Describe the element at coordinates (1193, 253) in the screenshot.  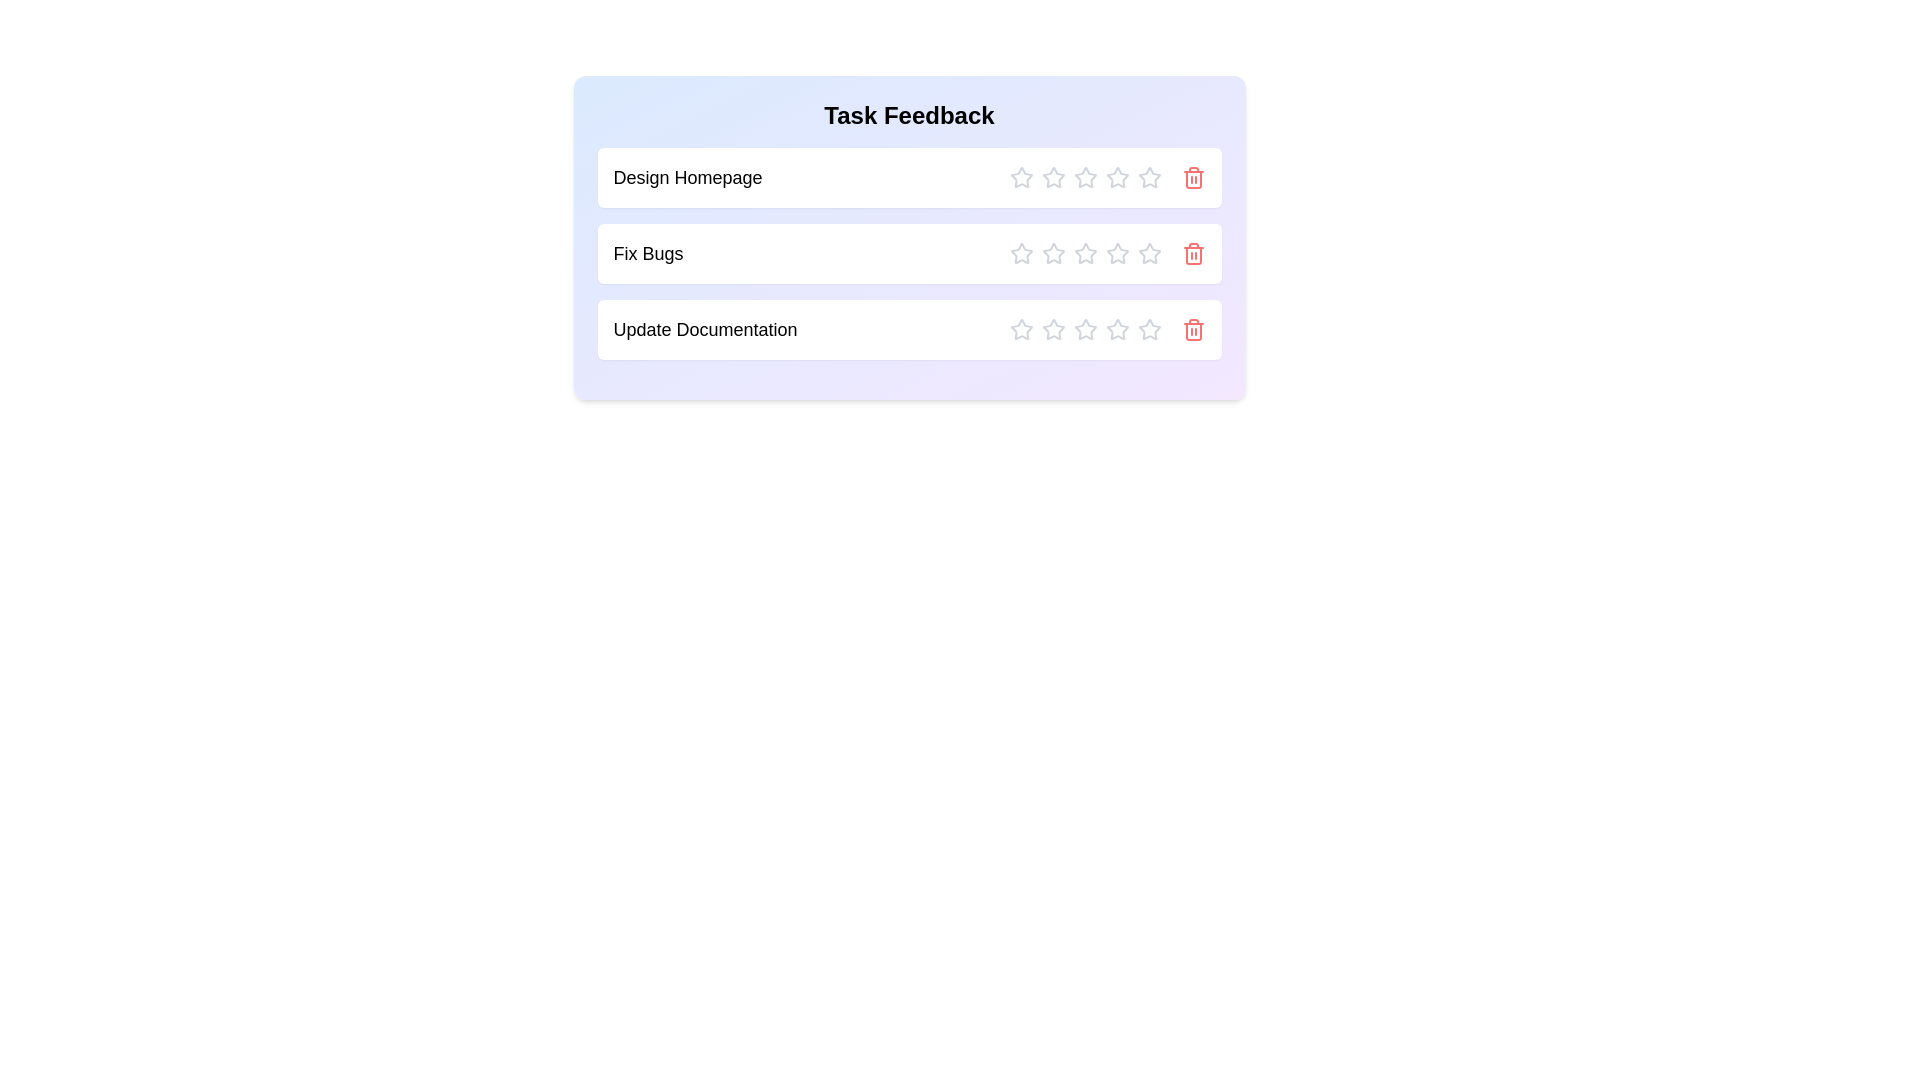
I see `delete icon for the task named Fix Bugs` at that location.